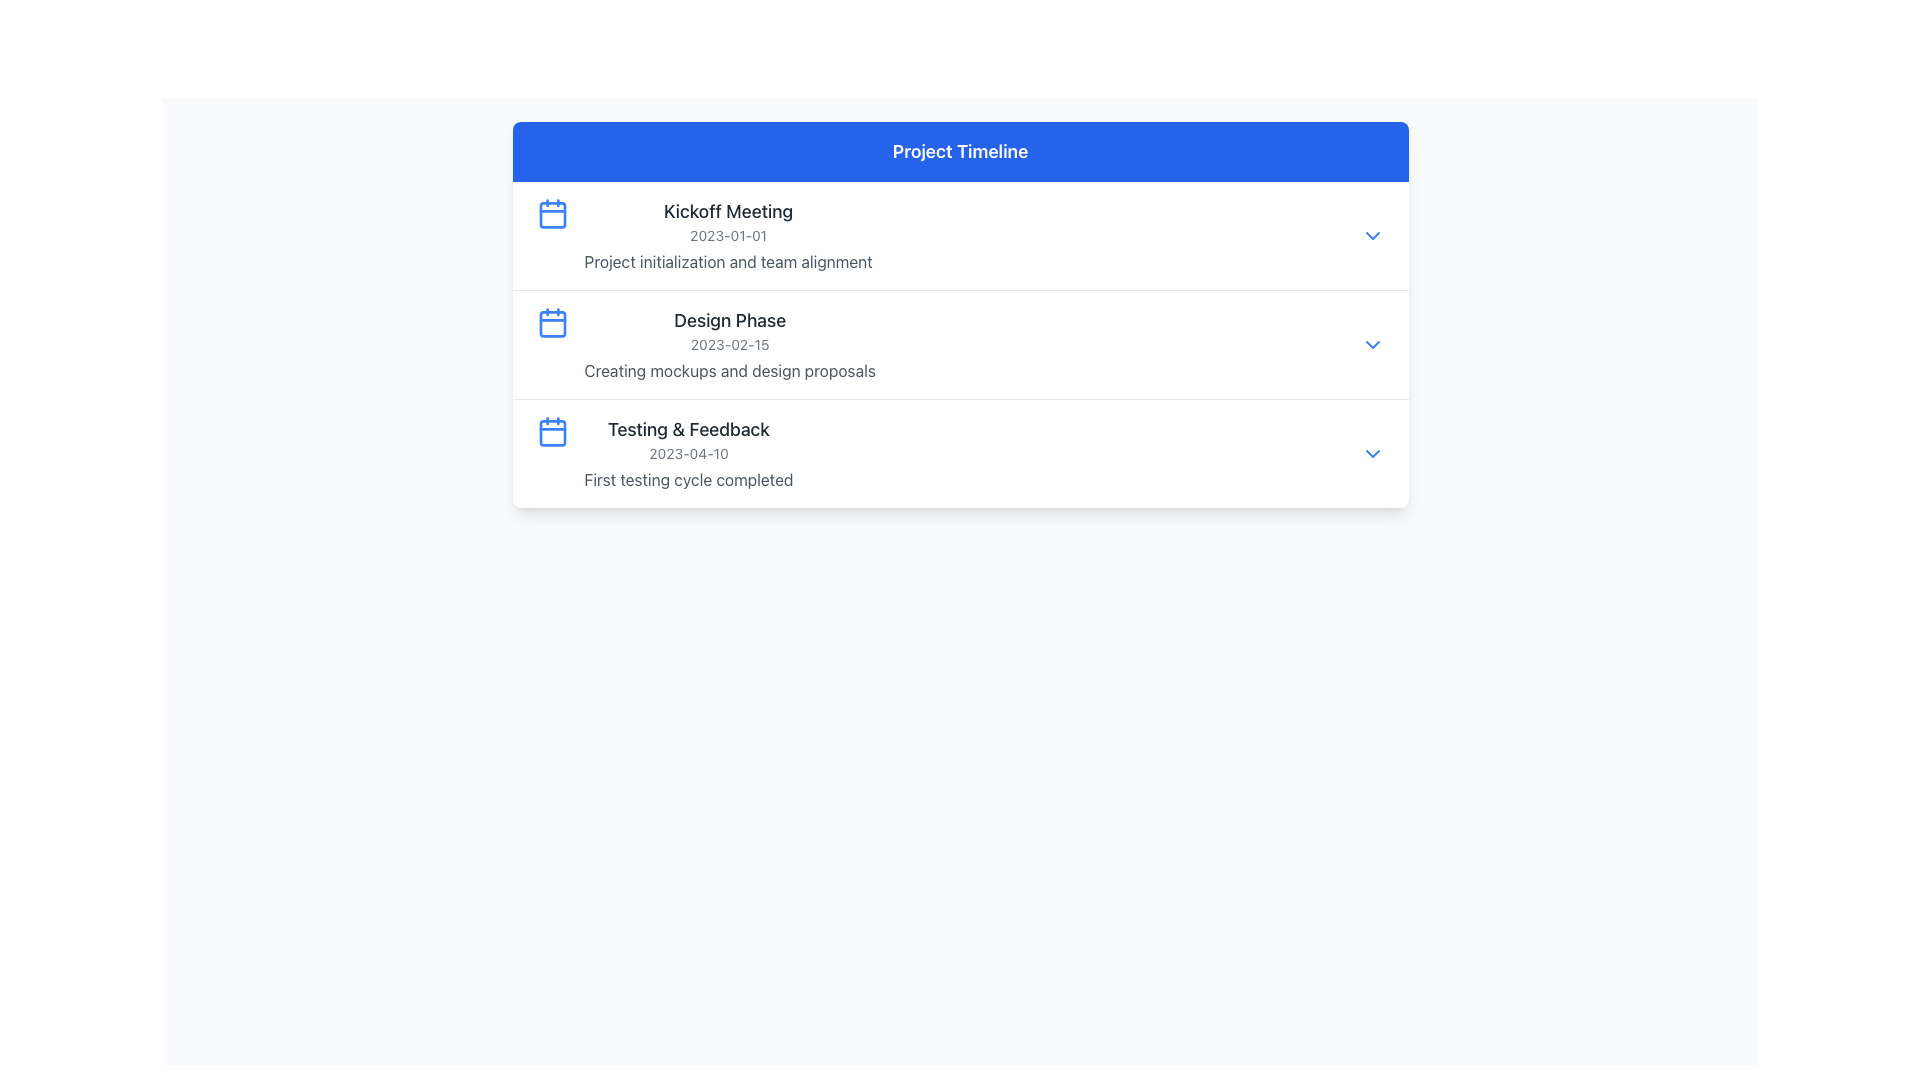 The width and height of the screenshot is (1920, 1080). I want to click on the textual display element that describes a phase in the project timeline, so click(689, 454).